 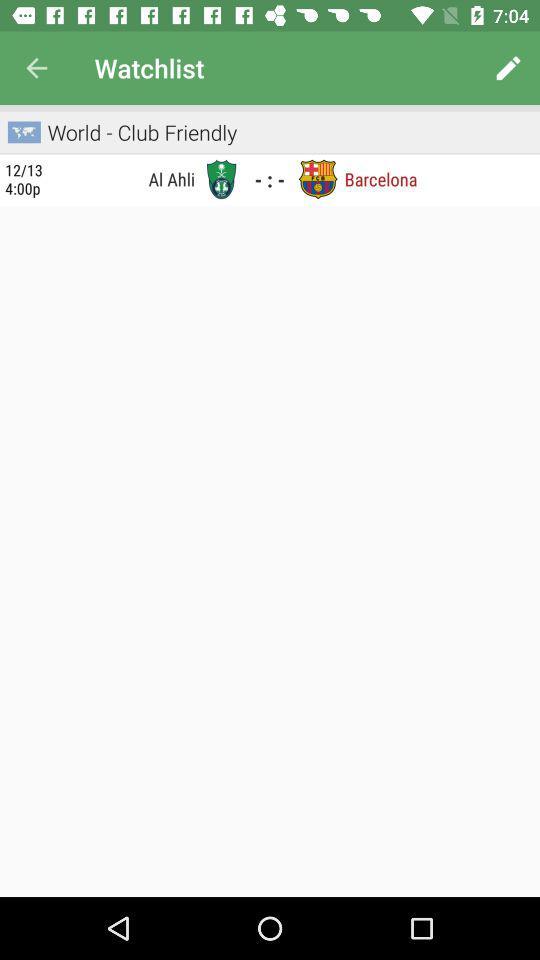 What do you see at coordinates (125, 178) in the screenshot?
I see `the al ahli` at bounding box center [125, 178].